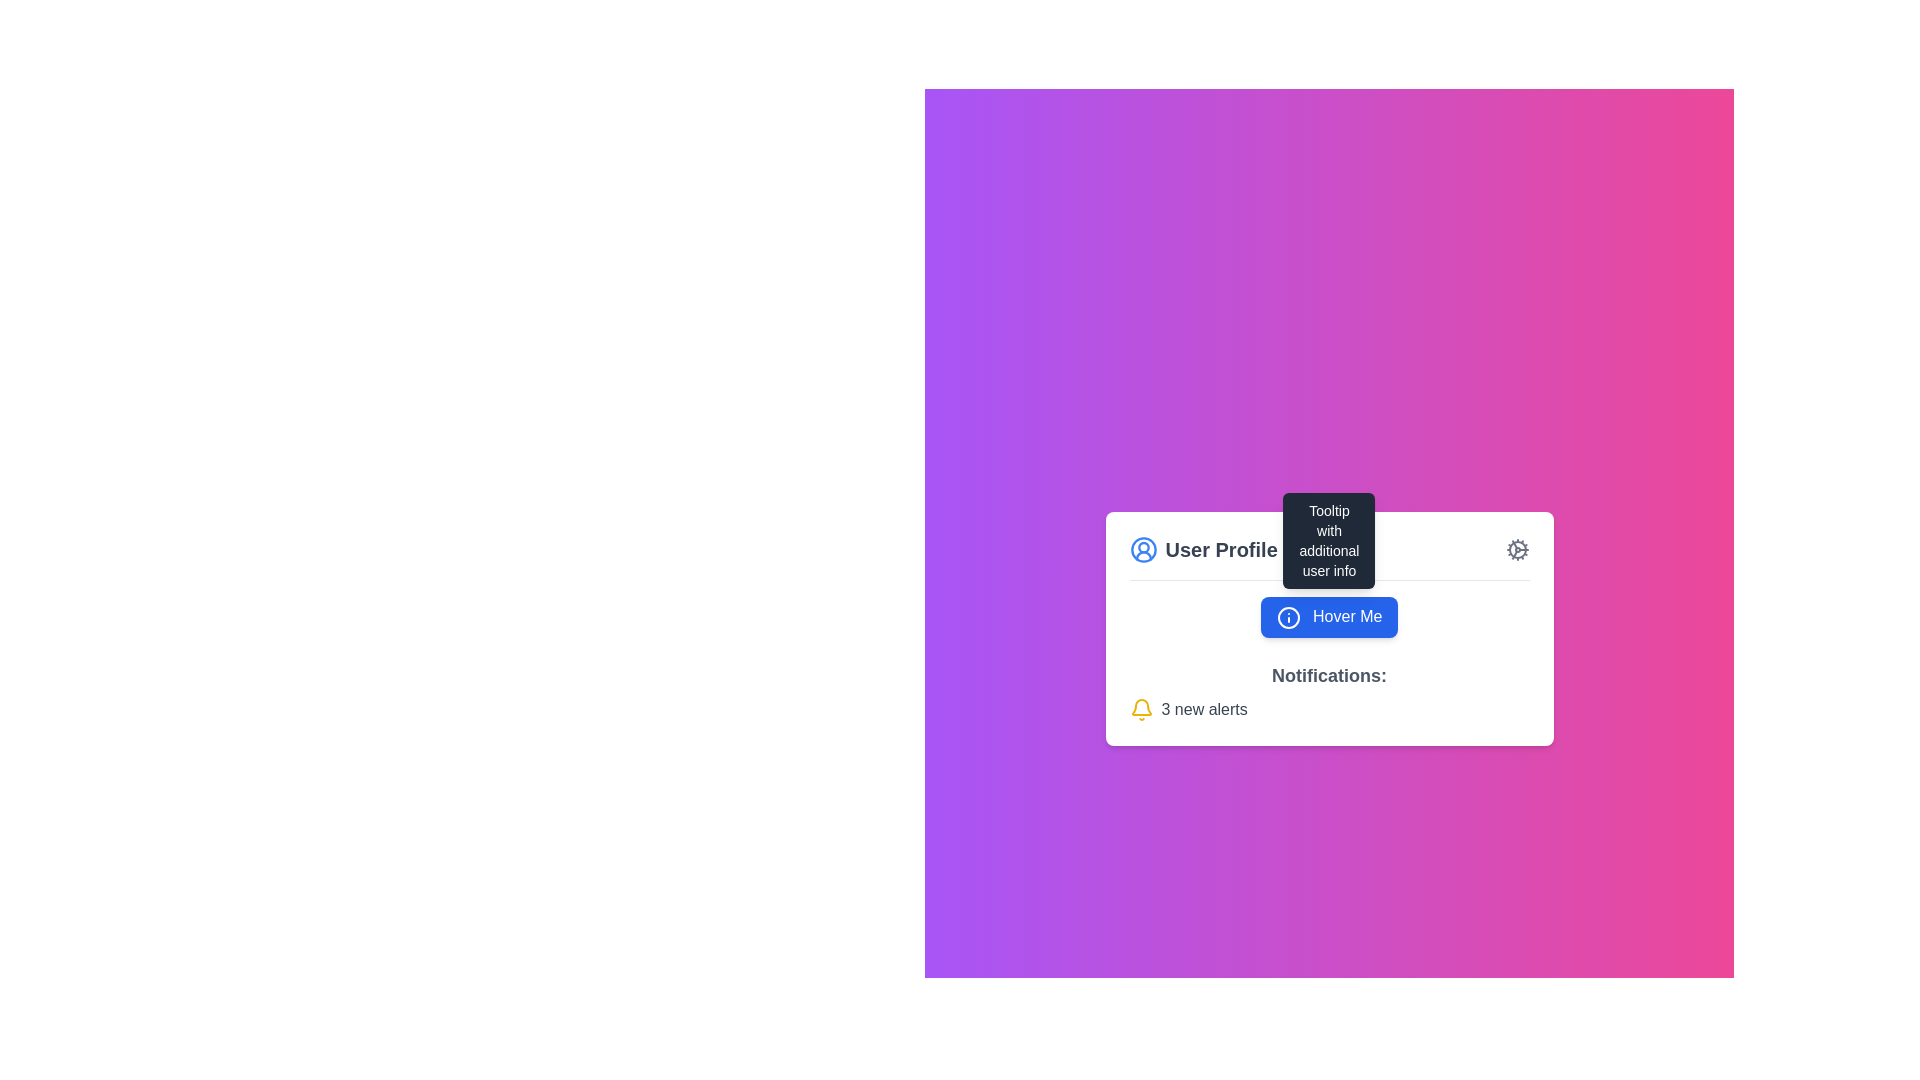 This screenshot has height=1080, width=1920. What do you see at coordinates (1143, 550) in the screenshot?
I see `the circular user profile icon with a blue outline, located to the left of the 'User Profile' title` at bounding box center [1143, 550].